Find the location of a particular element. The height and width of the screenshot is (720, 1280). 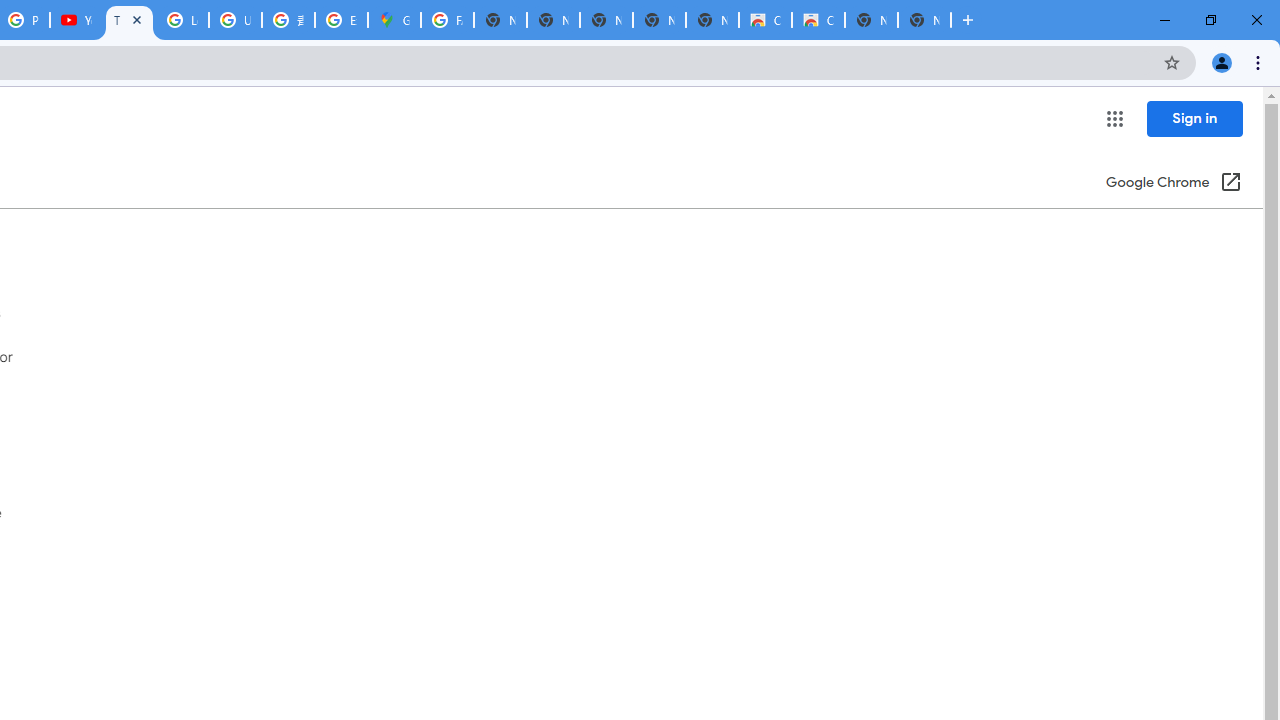

'New Tab' is located at coordinates (923, 20).